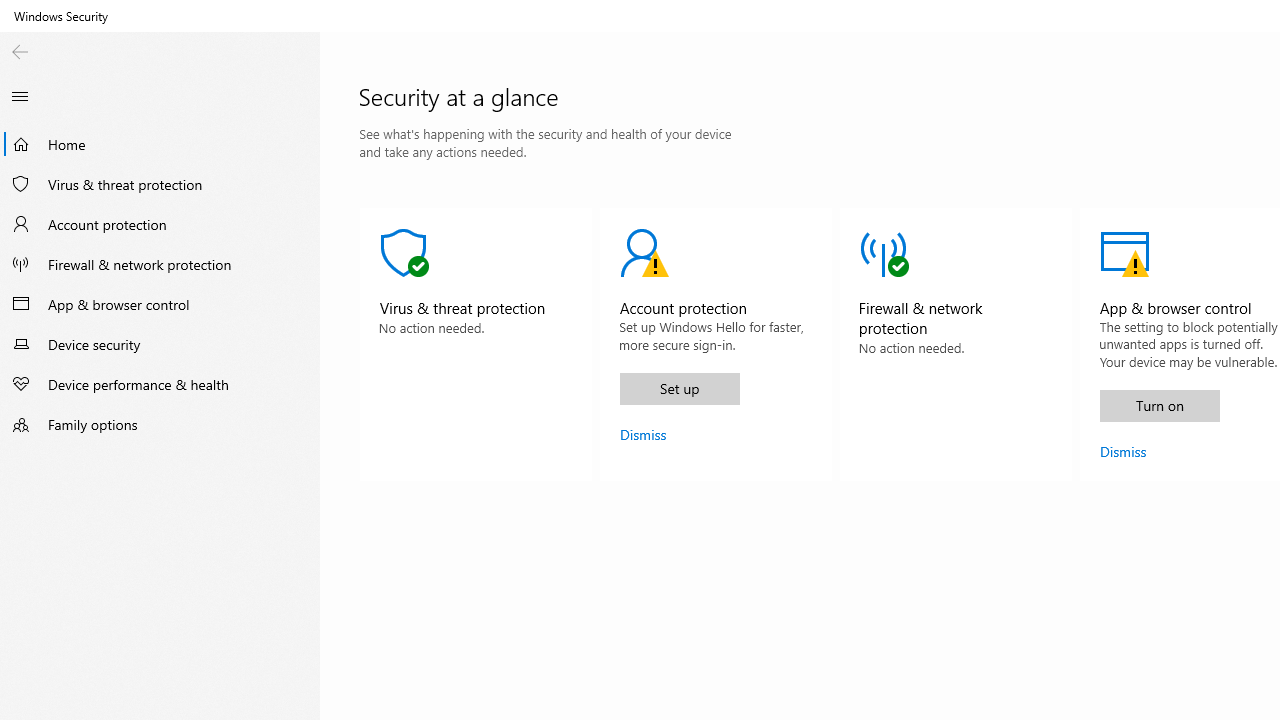 This screenshot has width=1280, height=720. I want to click on 'Turn on', so click(1159, 405).